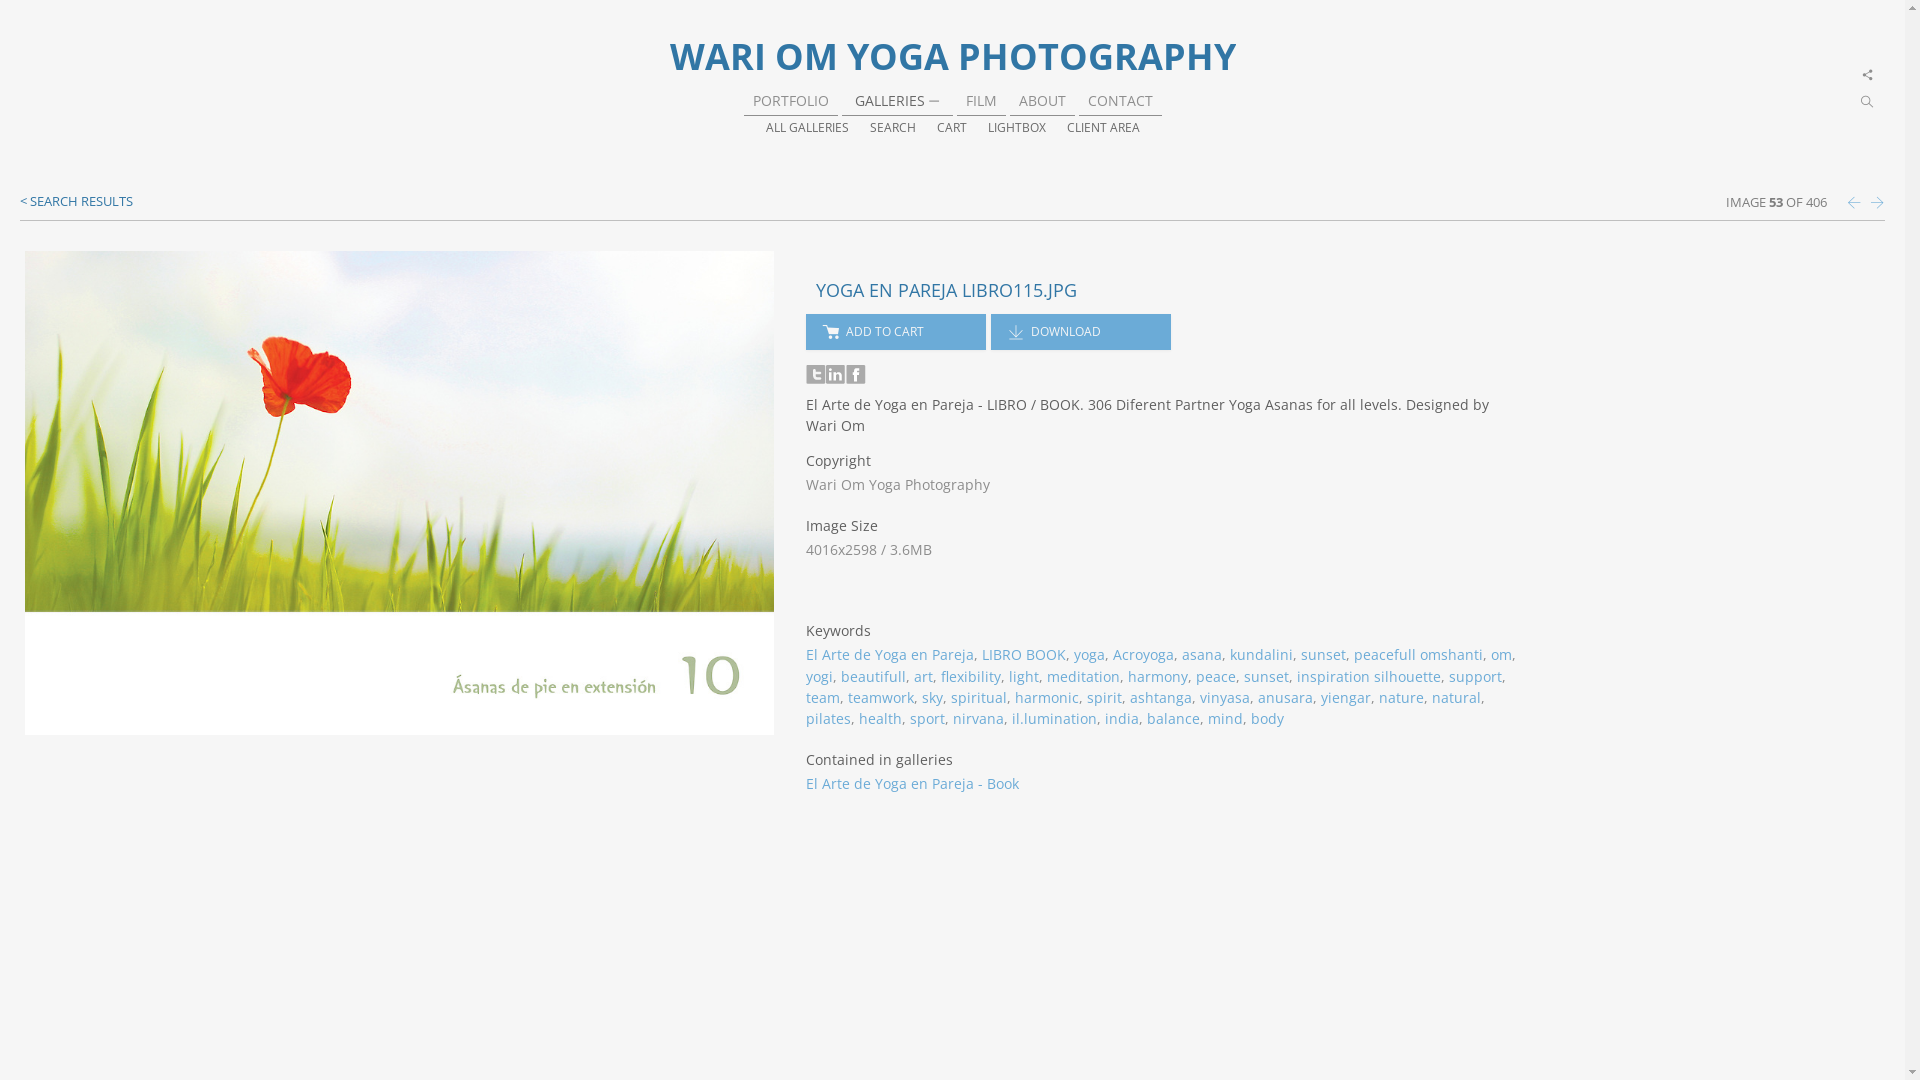  I want to click on 'flexibility', so click(970, 675).